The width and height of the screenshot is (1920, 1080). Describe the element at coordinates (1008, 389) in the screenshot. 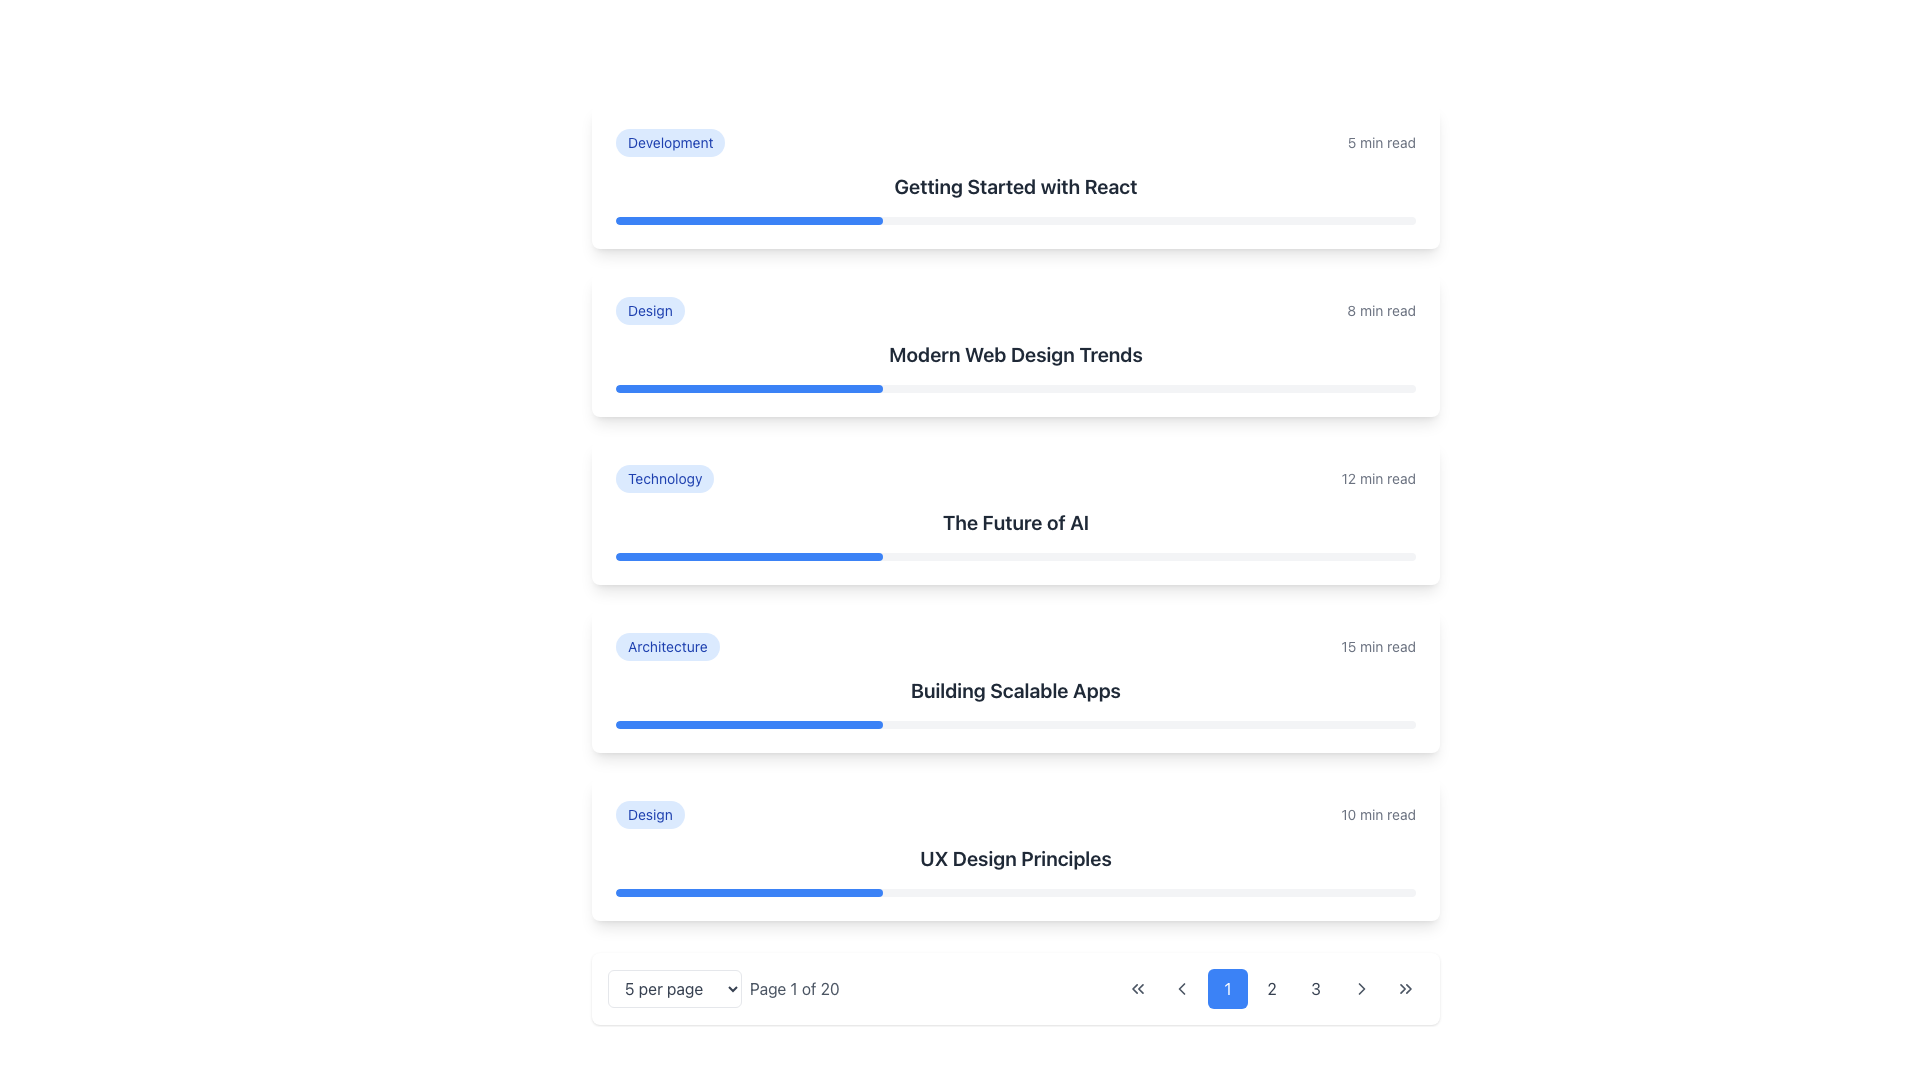

I see `progress` at that location.